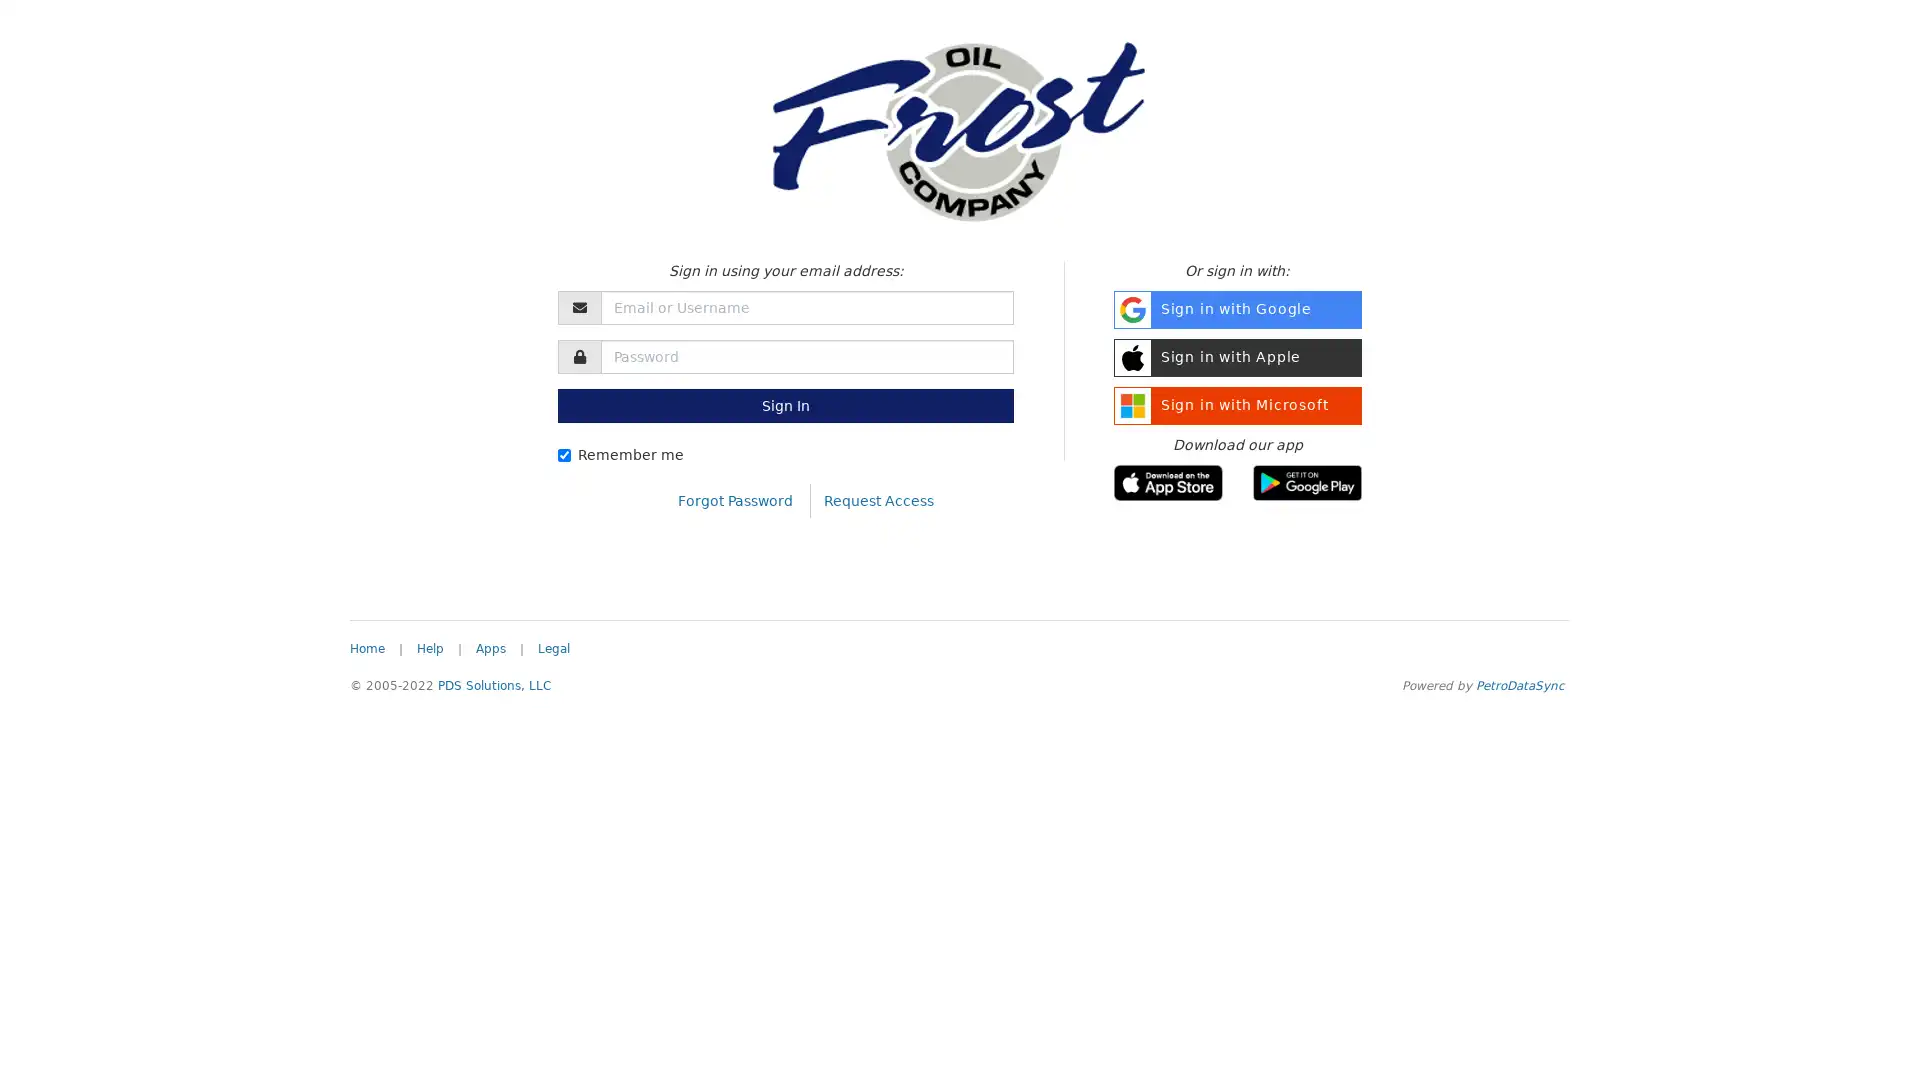 The image size is (1920, 1080). Describe the element at coordinates (878, 499) in the screenshot. I see `Request Access` at that location.